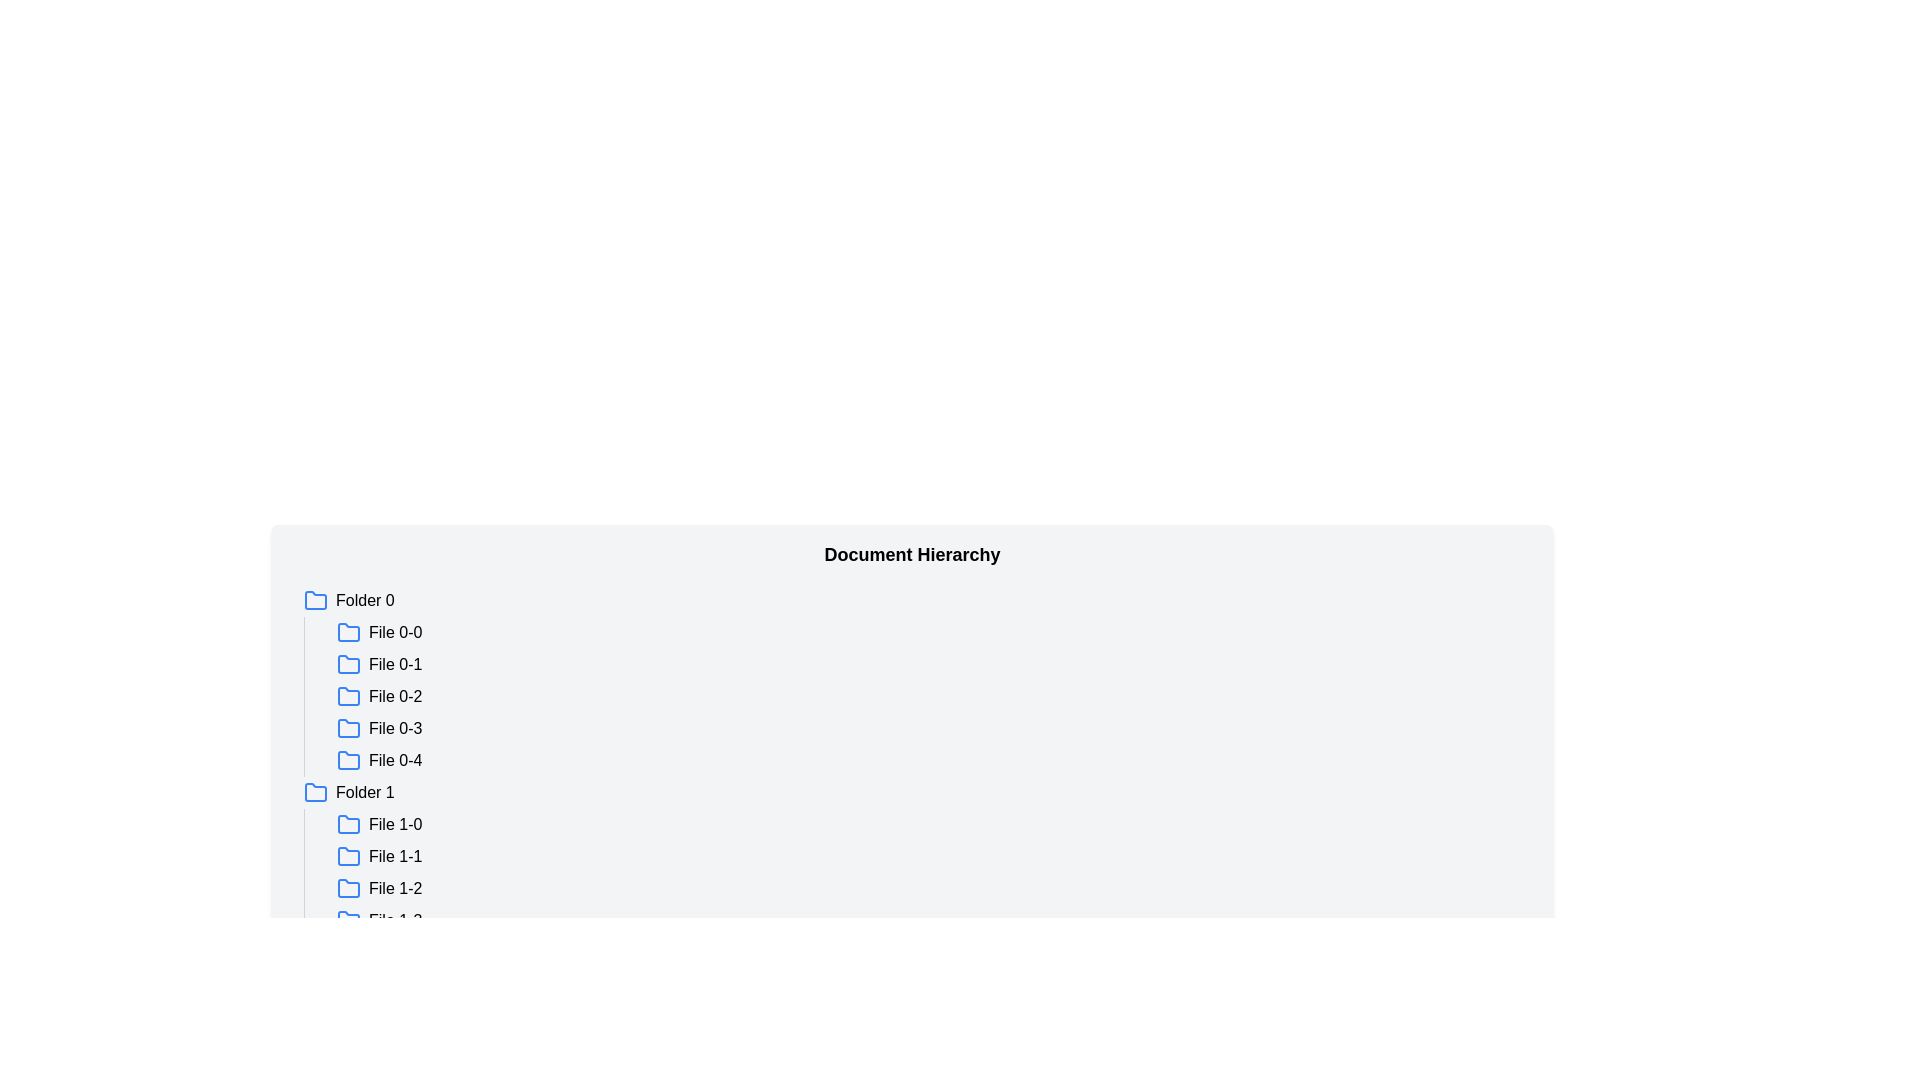 The width and height of the screenshot is (1920, 1080). What do you see at coordinates (349, 759) in the screenshot?
I see `the folder icon with a blue outline` at bounding box center [349, 759].